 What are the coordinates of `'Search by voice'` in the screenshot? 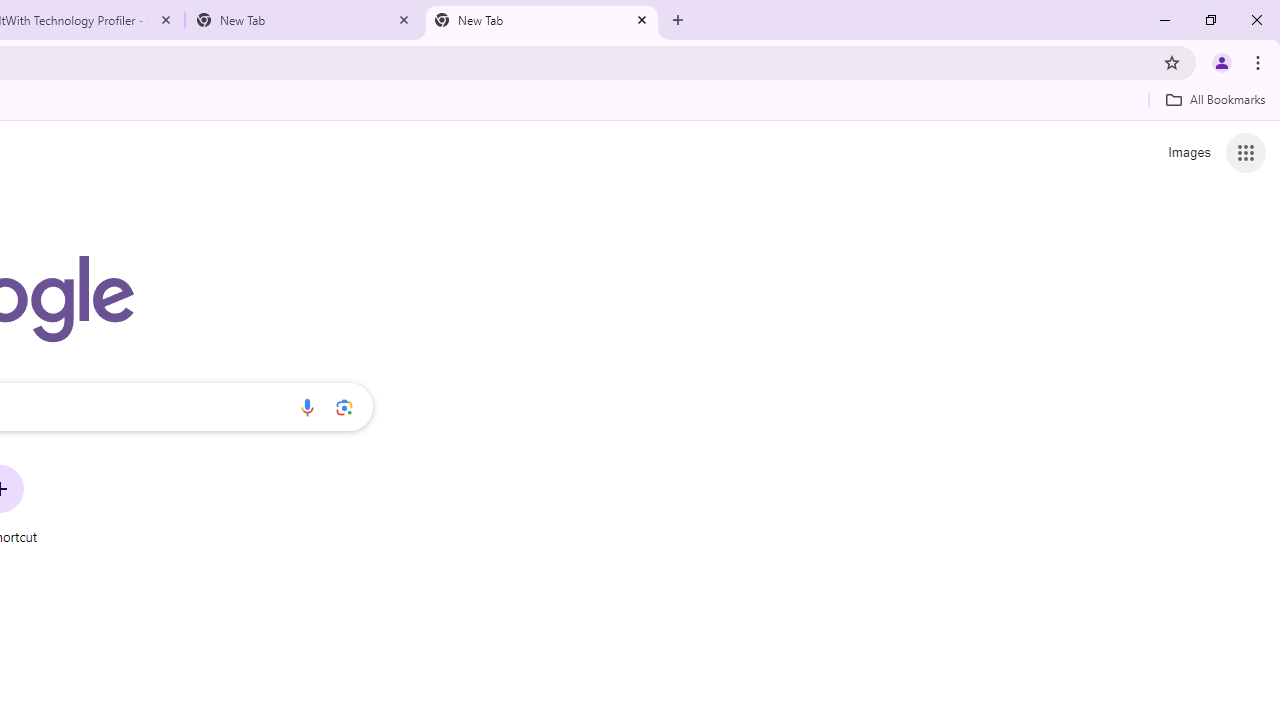 It's located at (306, 406).